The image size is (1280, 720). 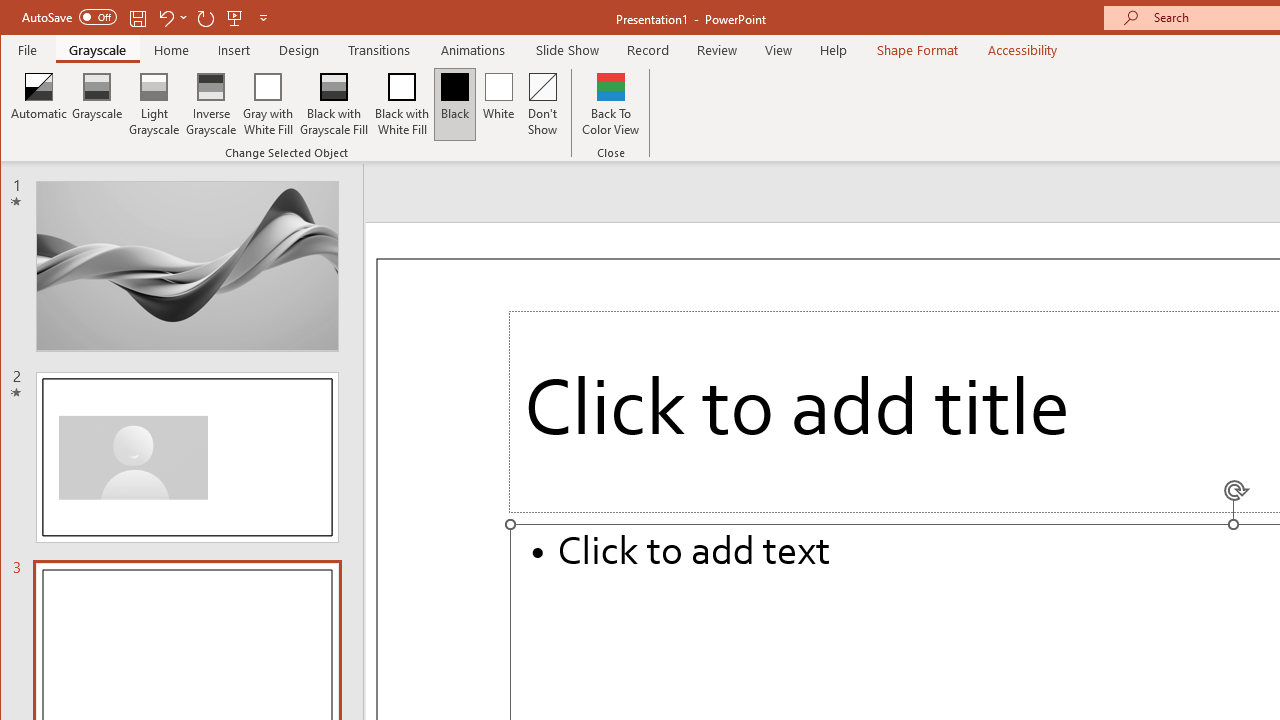 I want to click on 'Automatic', so click(x=39, y=104).